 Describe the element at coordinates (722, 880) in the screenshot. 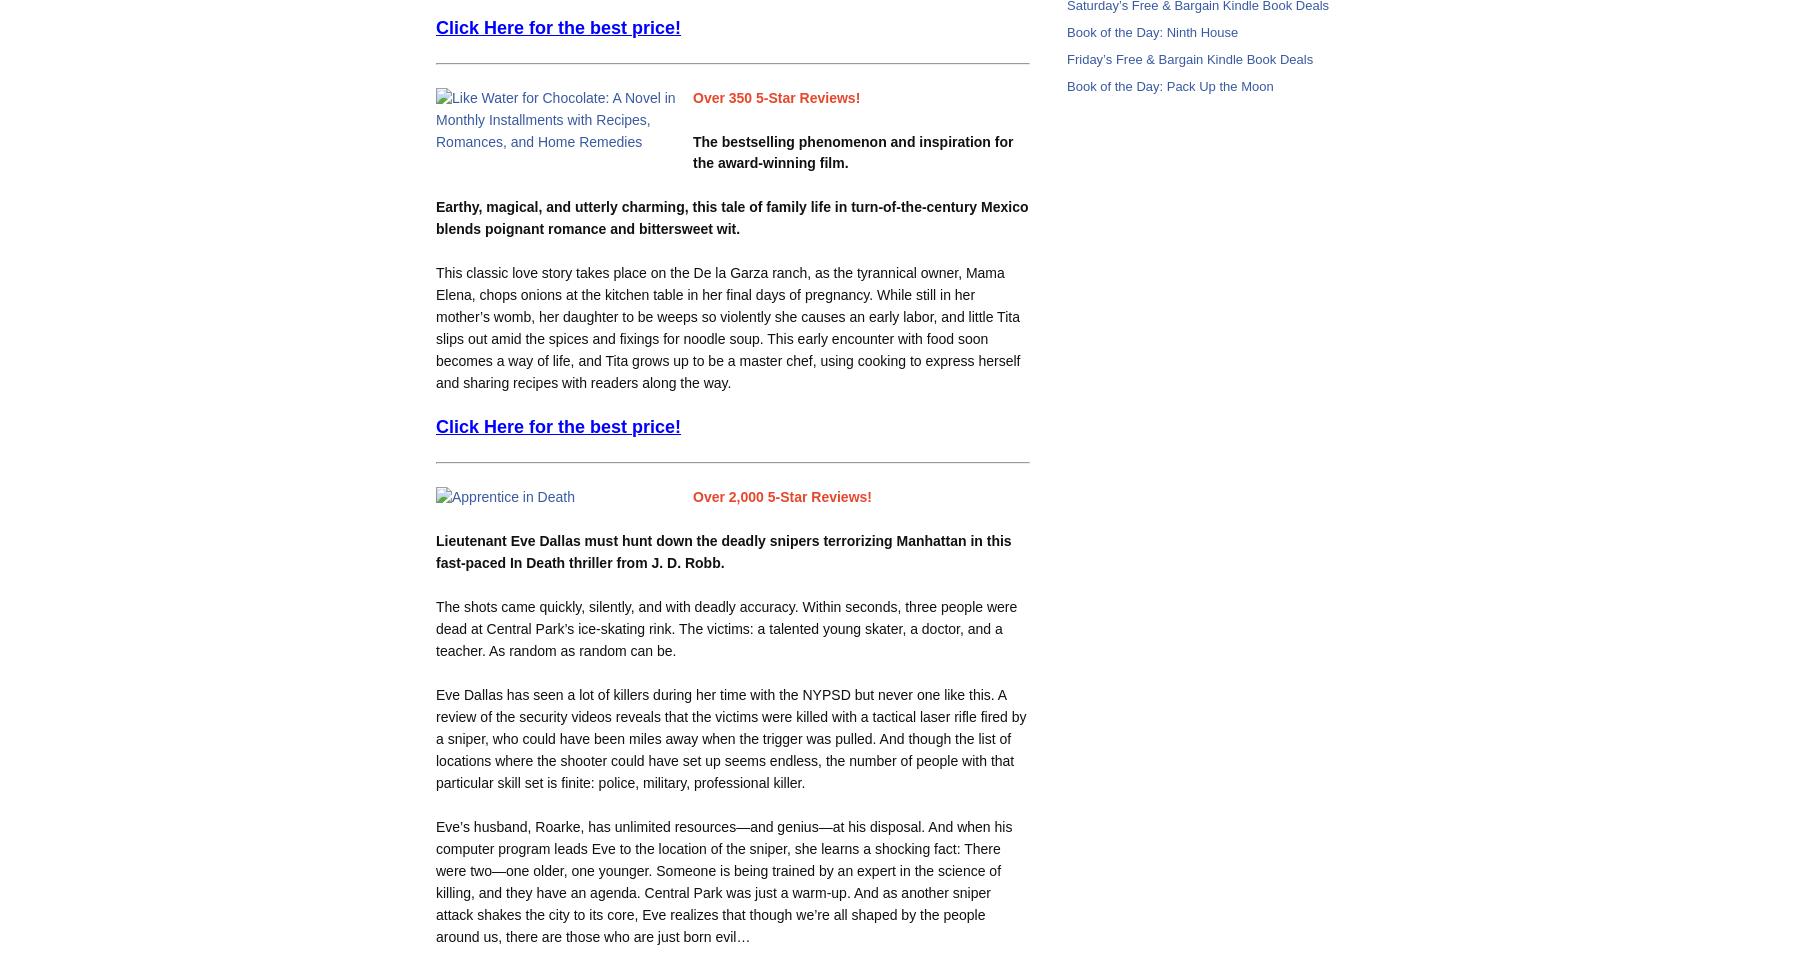

I see `'Eve’s husband, Roarke, has unlimited resources—and genius—at his disposal. And when his computer program leads Eve to the location of the sniper, she learns a shocking fact: There were two—one older, one younger. Someone is being trained by an expert in the science of killing, and they have an agenda. Central Park was just a warm-up. And as another sniper attack shakes the city to its core, Eve realizes that though we’re all shaped by the people around us, there are those who are just born evil…'` at that location.